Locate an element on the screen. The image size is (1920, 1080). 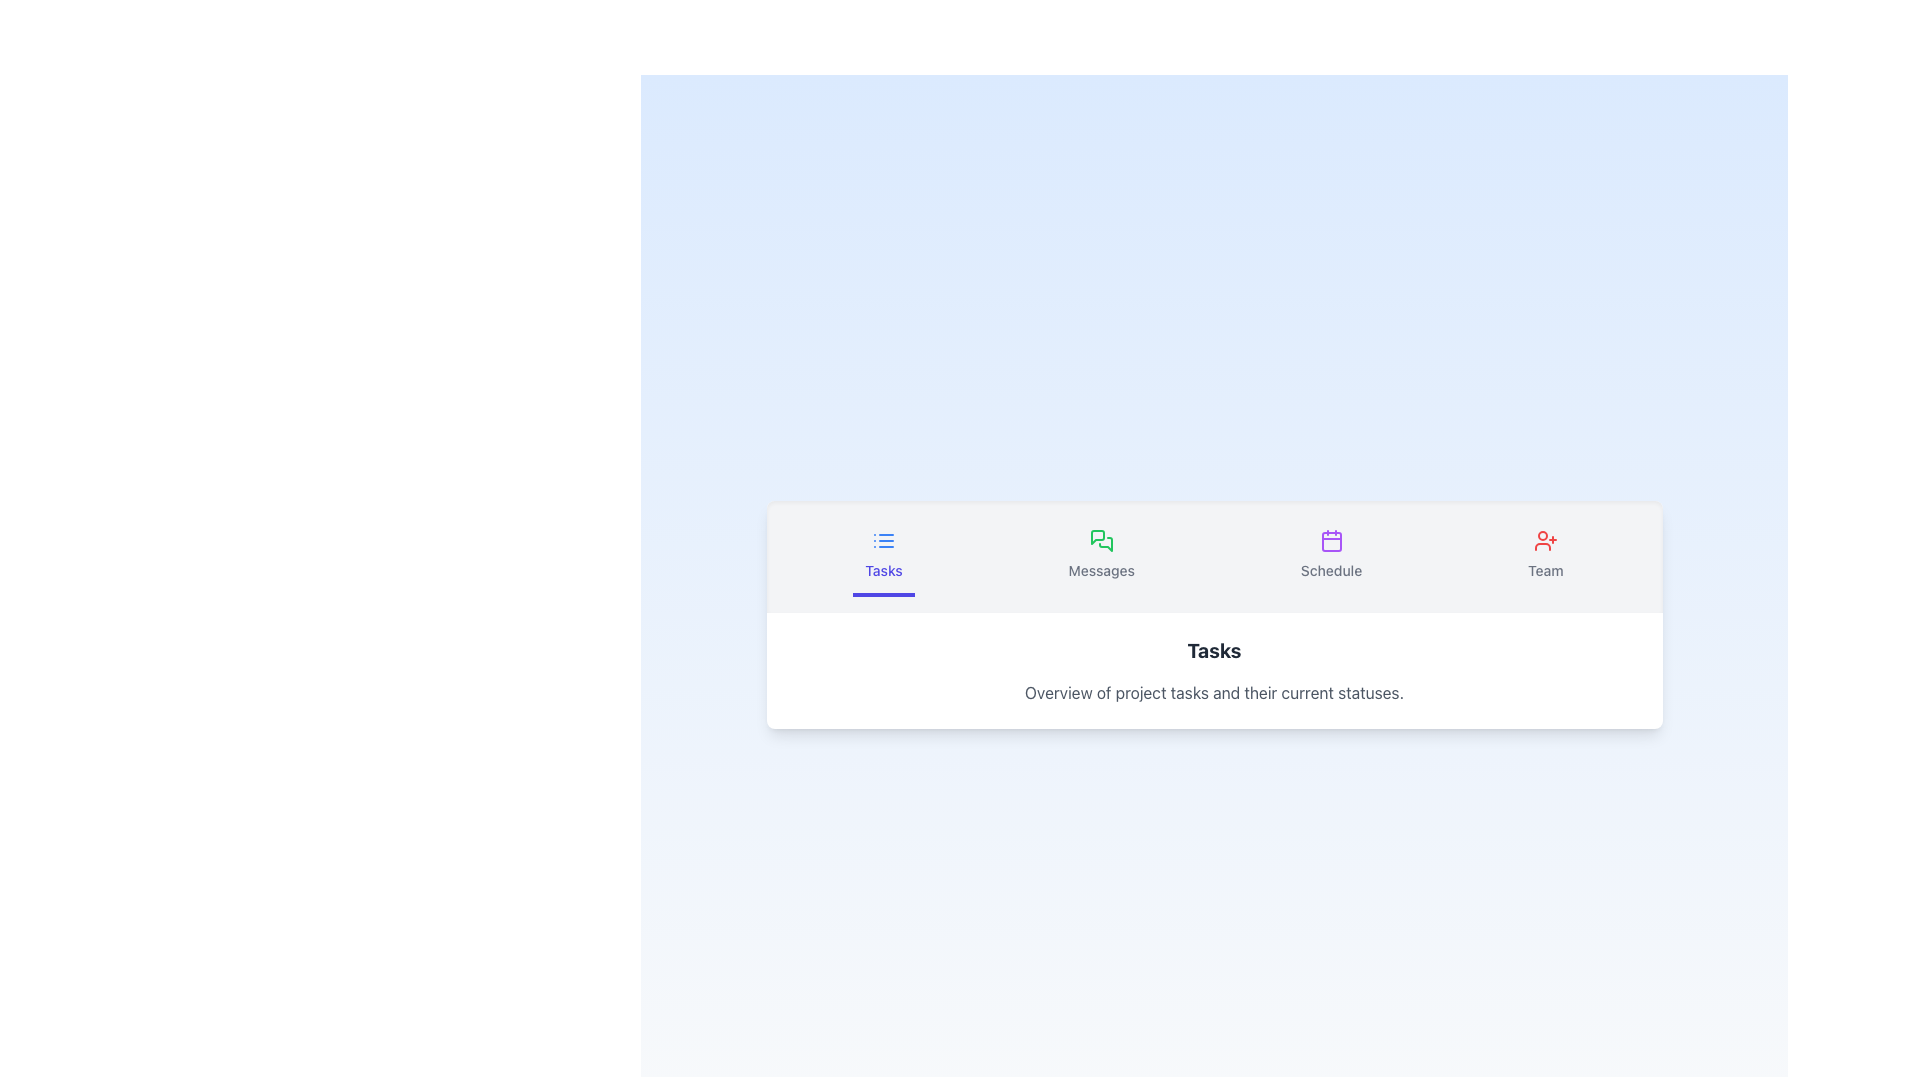
'Tasks' text label located below the checklist icon in the navigation bar, which serves as a descriptor for the 'Tasks' menu option is located at coordinates (883, 570).